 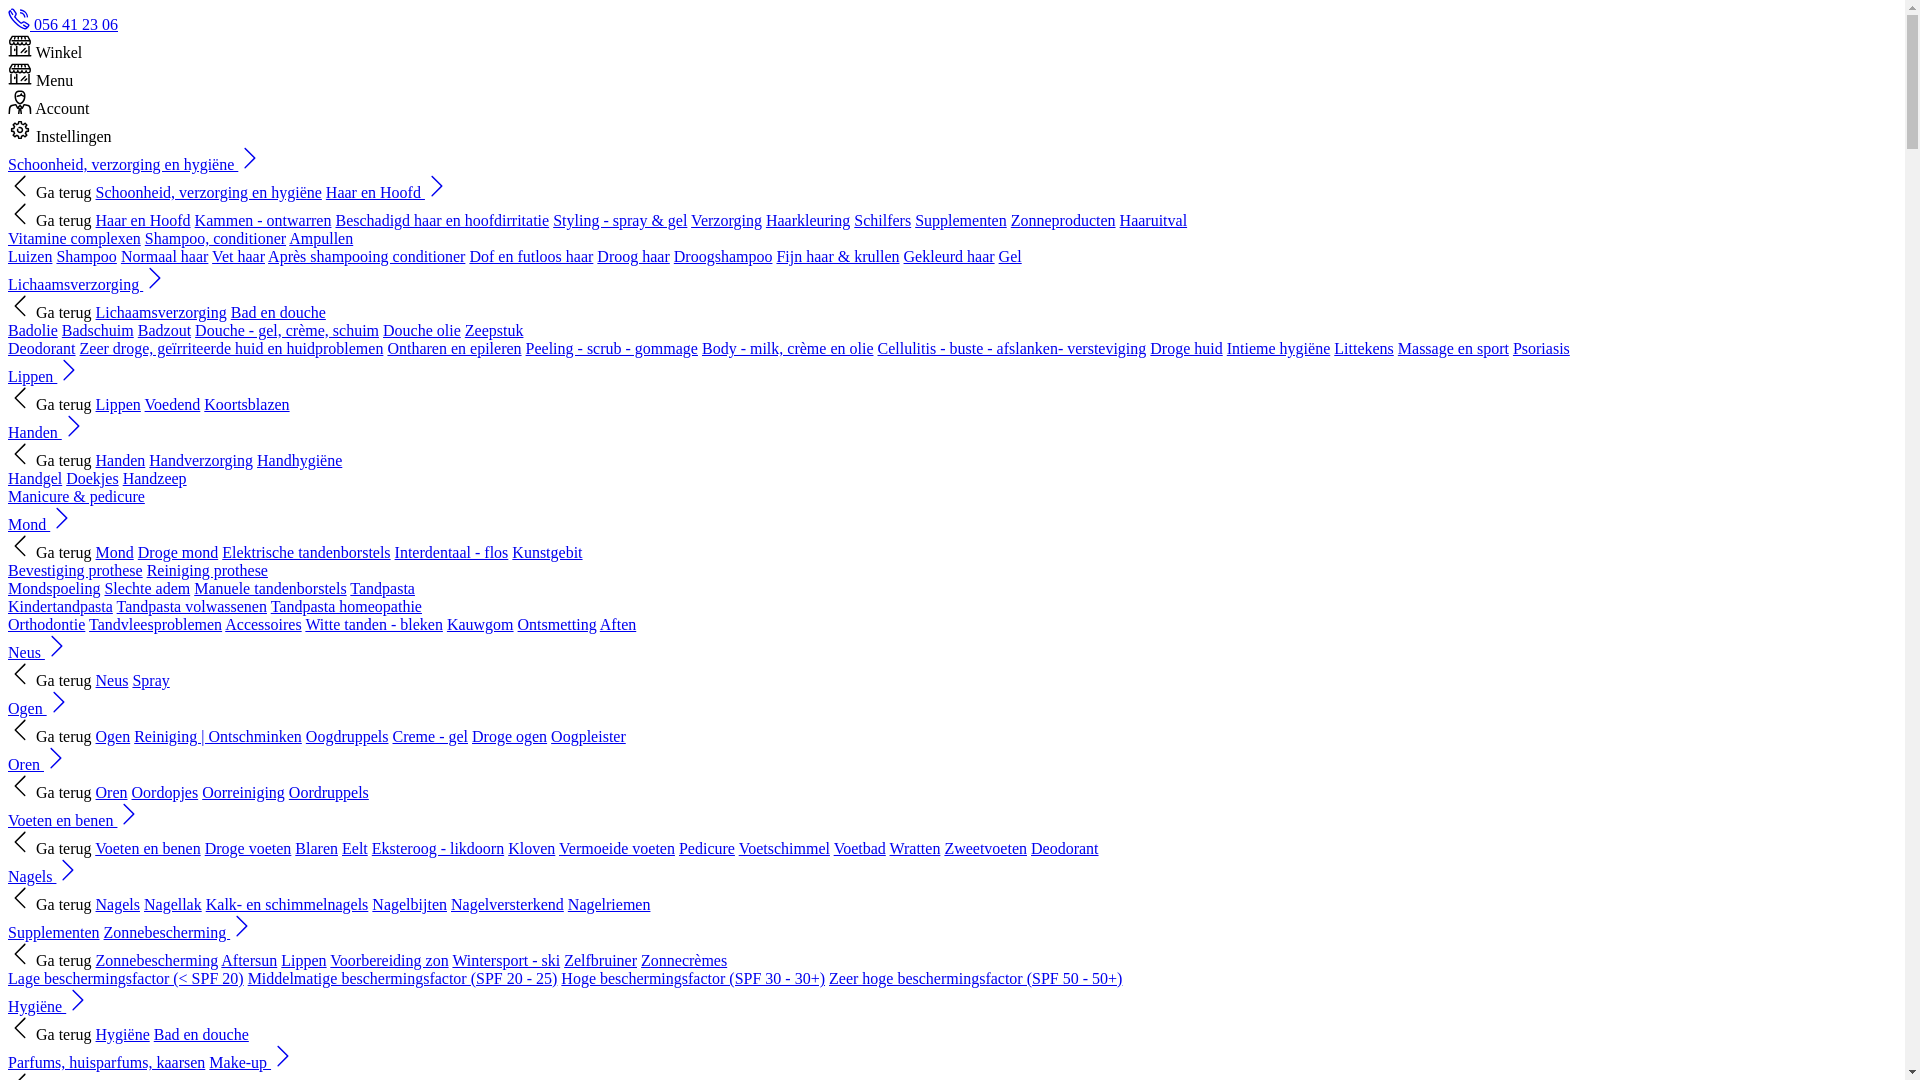 What do you see at coordinates (177, 552) in the screenshot?
I see `'Droge mond'` at bounding box center [177, 552].